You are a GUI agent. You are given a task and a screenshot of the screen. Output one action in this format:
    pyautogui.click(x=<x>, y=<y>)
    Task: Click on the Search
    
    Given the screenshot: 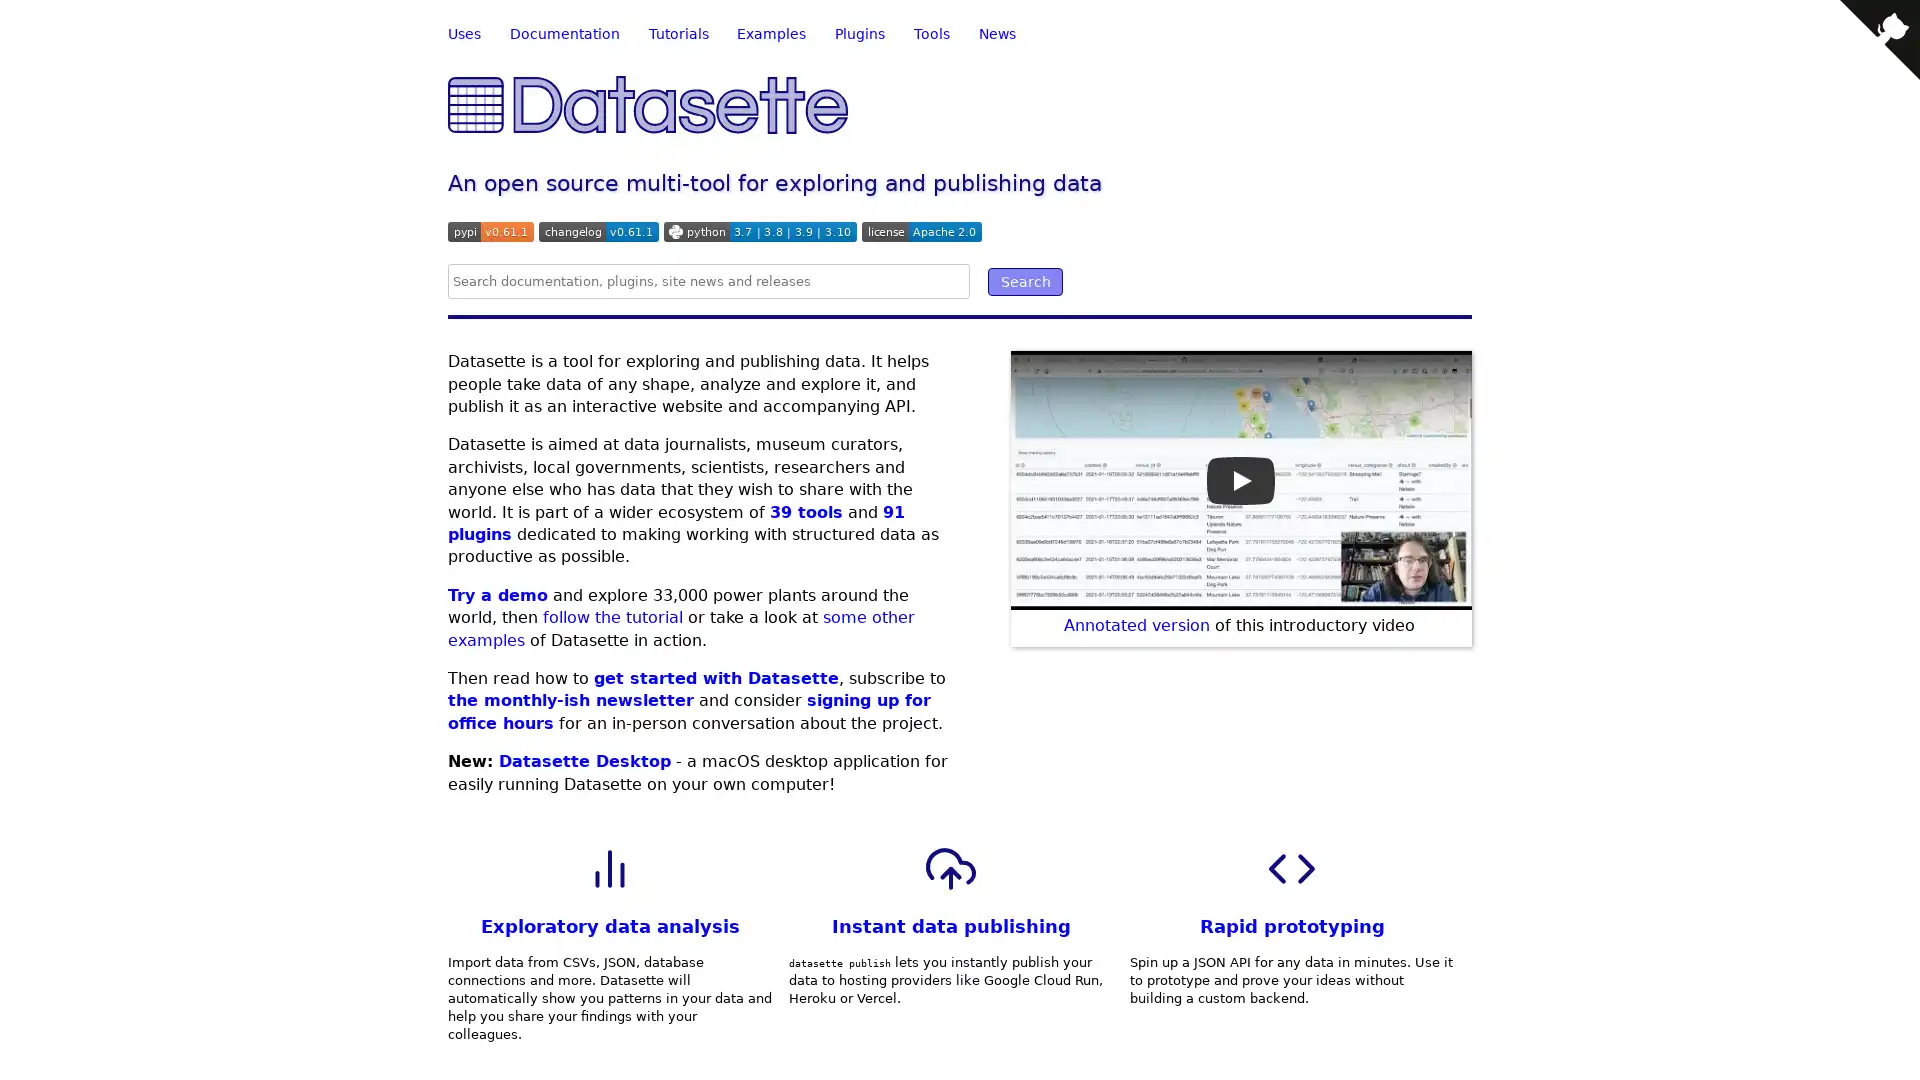 What is the action you would take?
    pyautogui.click(x=1025, y=281)
    